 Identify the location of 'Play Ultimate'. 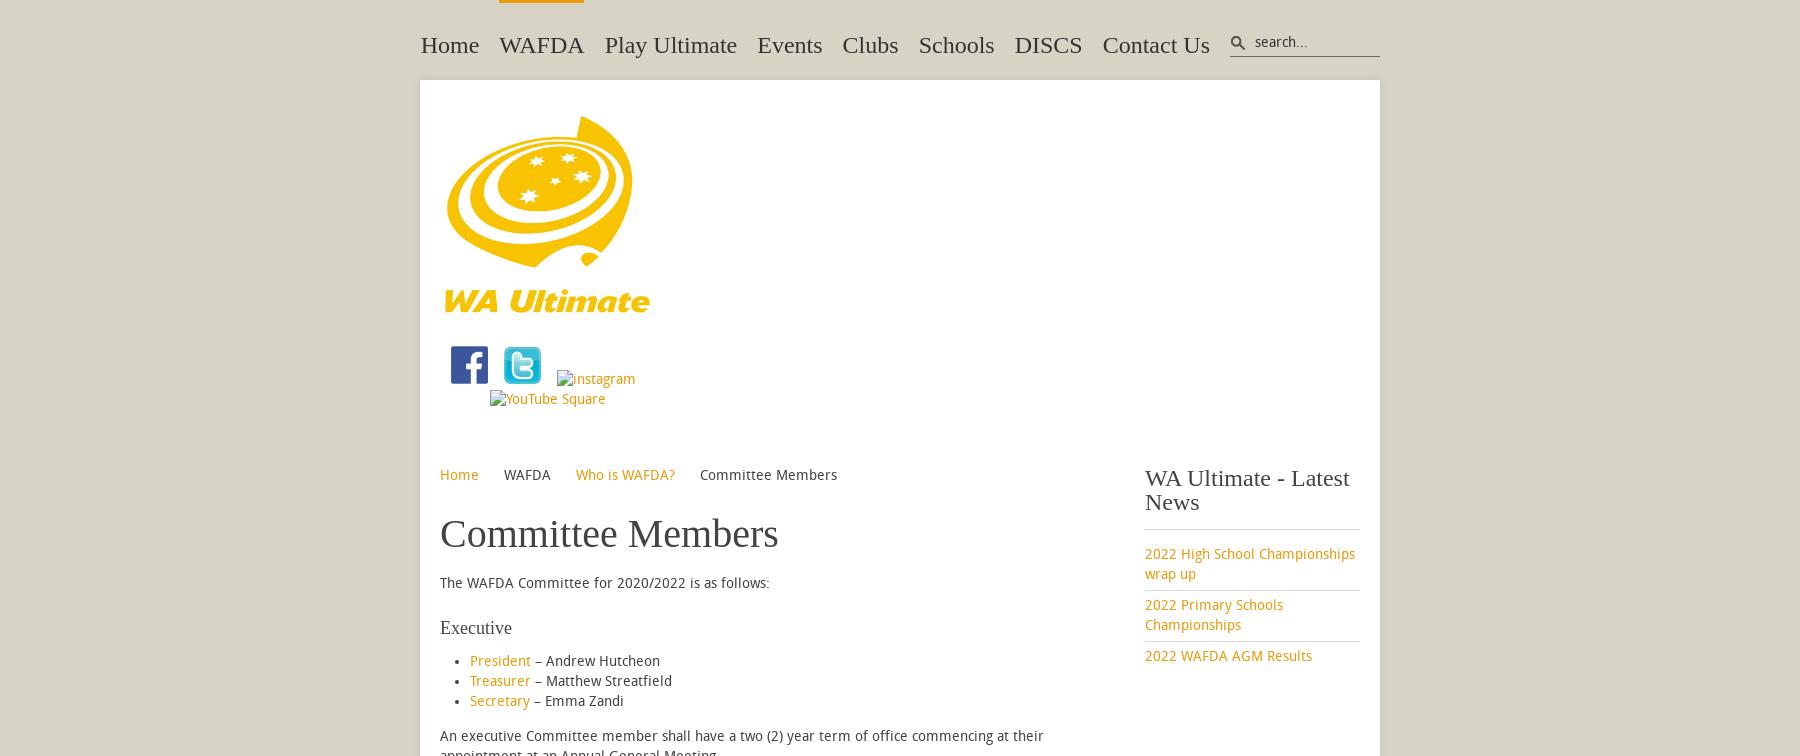
(670, 44).